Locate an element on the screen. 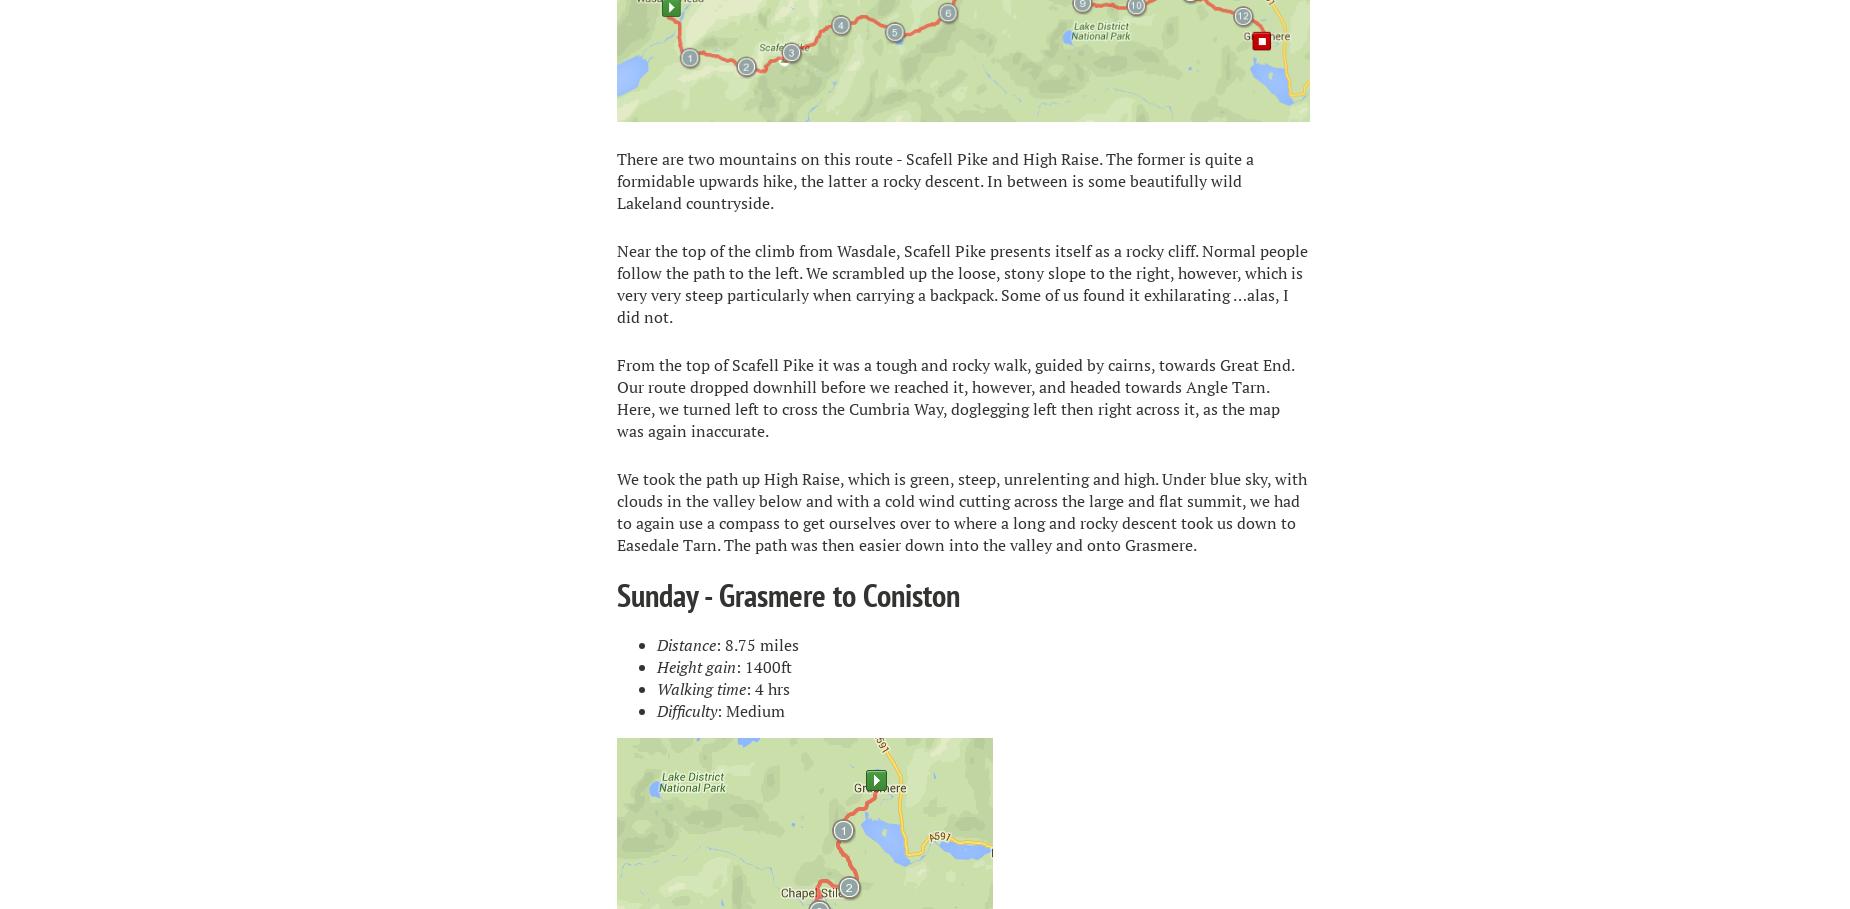  ': 8.75 miles' is located at coordinates (756, 643).